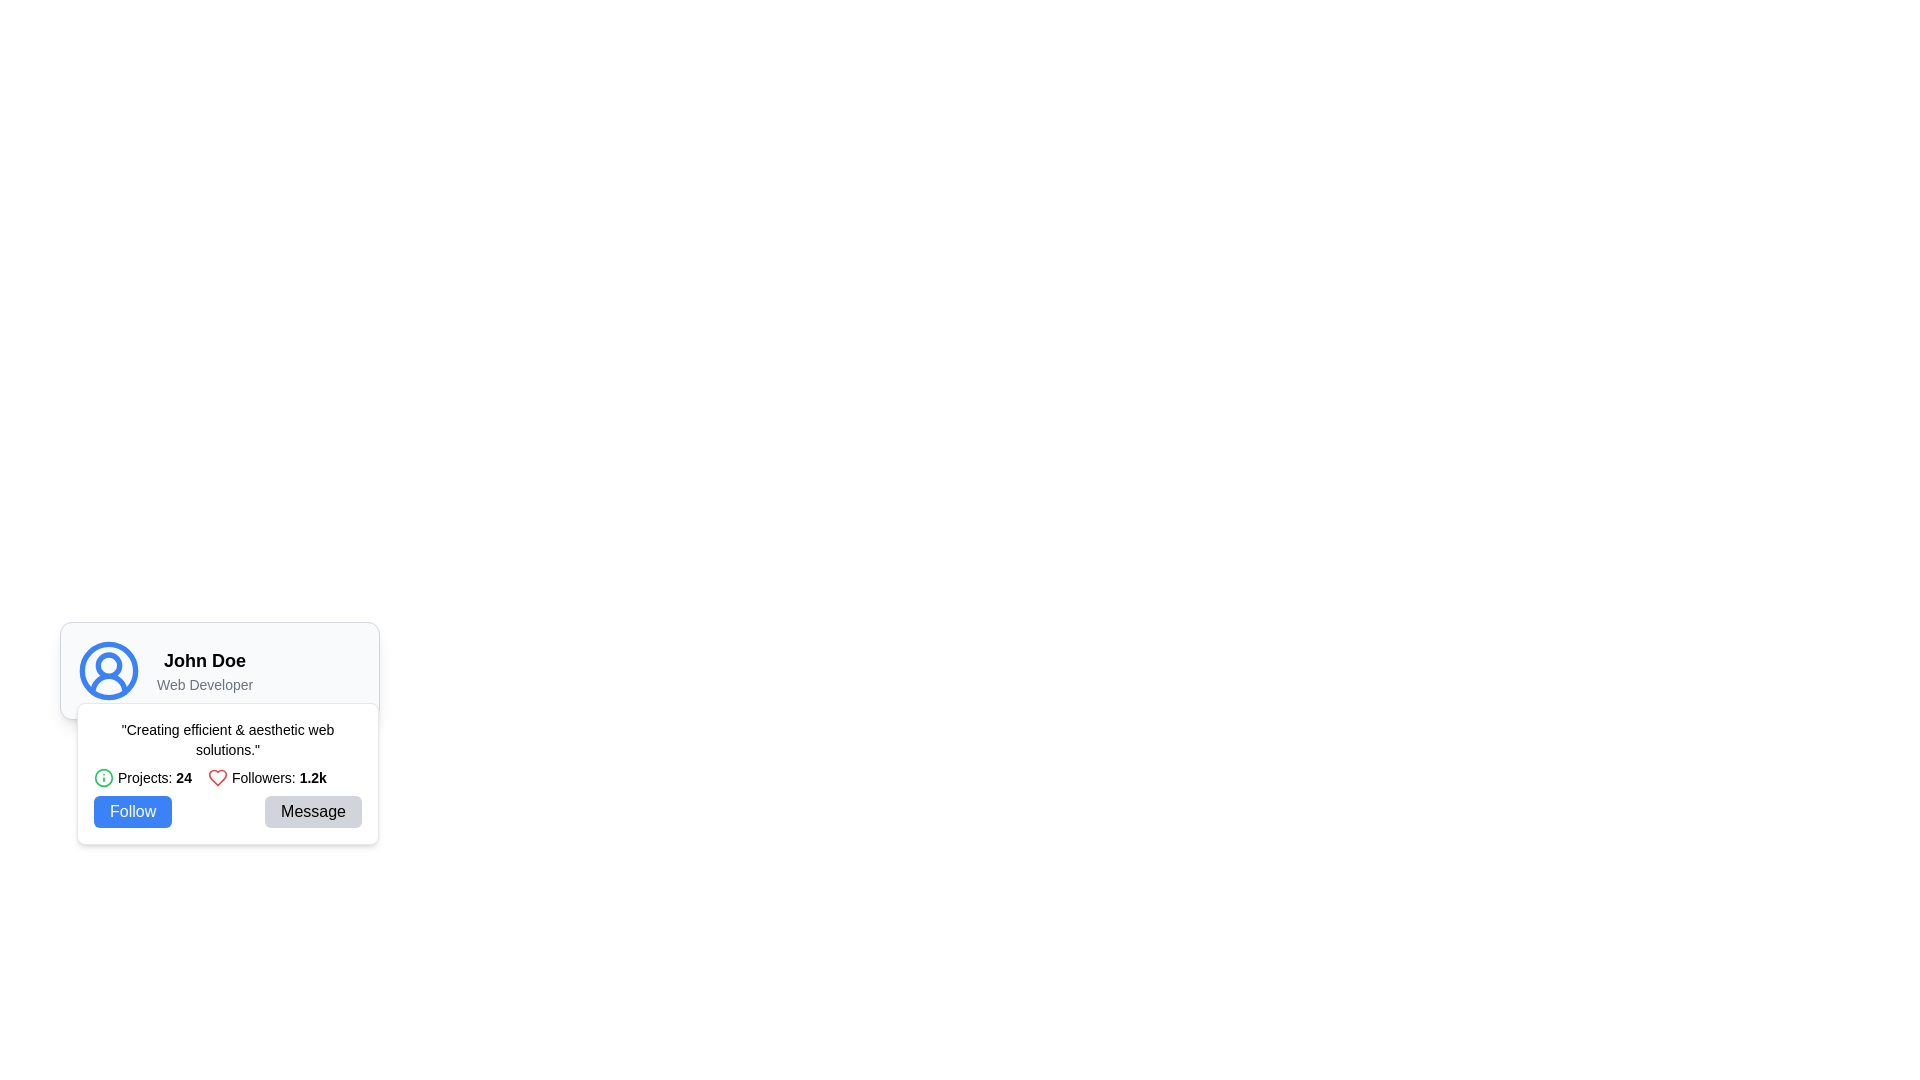  Describe the element at coordinates (227, 777) in the screenshot. I see `the interactive elements surrounding the Information display section, which includes the text blocks 'Projects: 24' and 'Followers: 1.2k' with their respective icons` at that location.